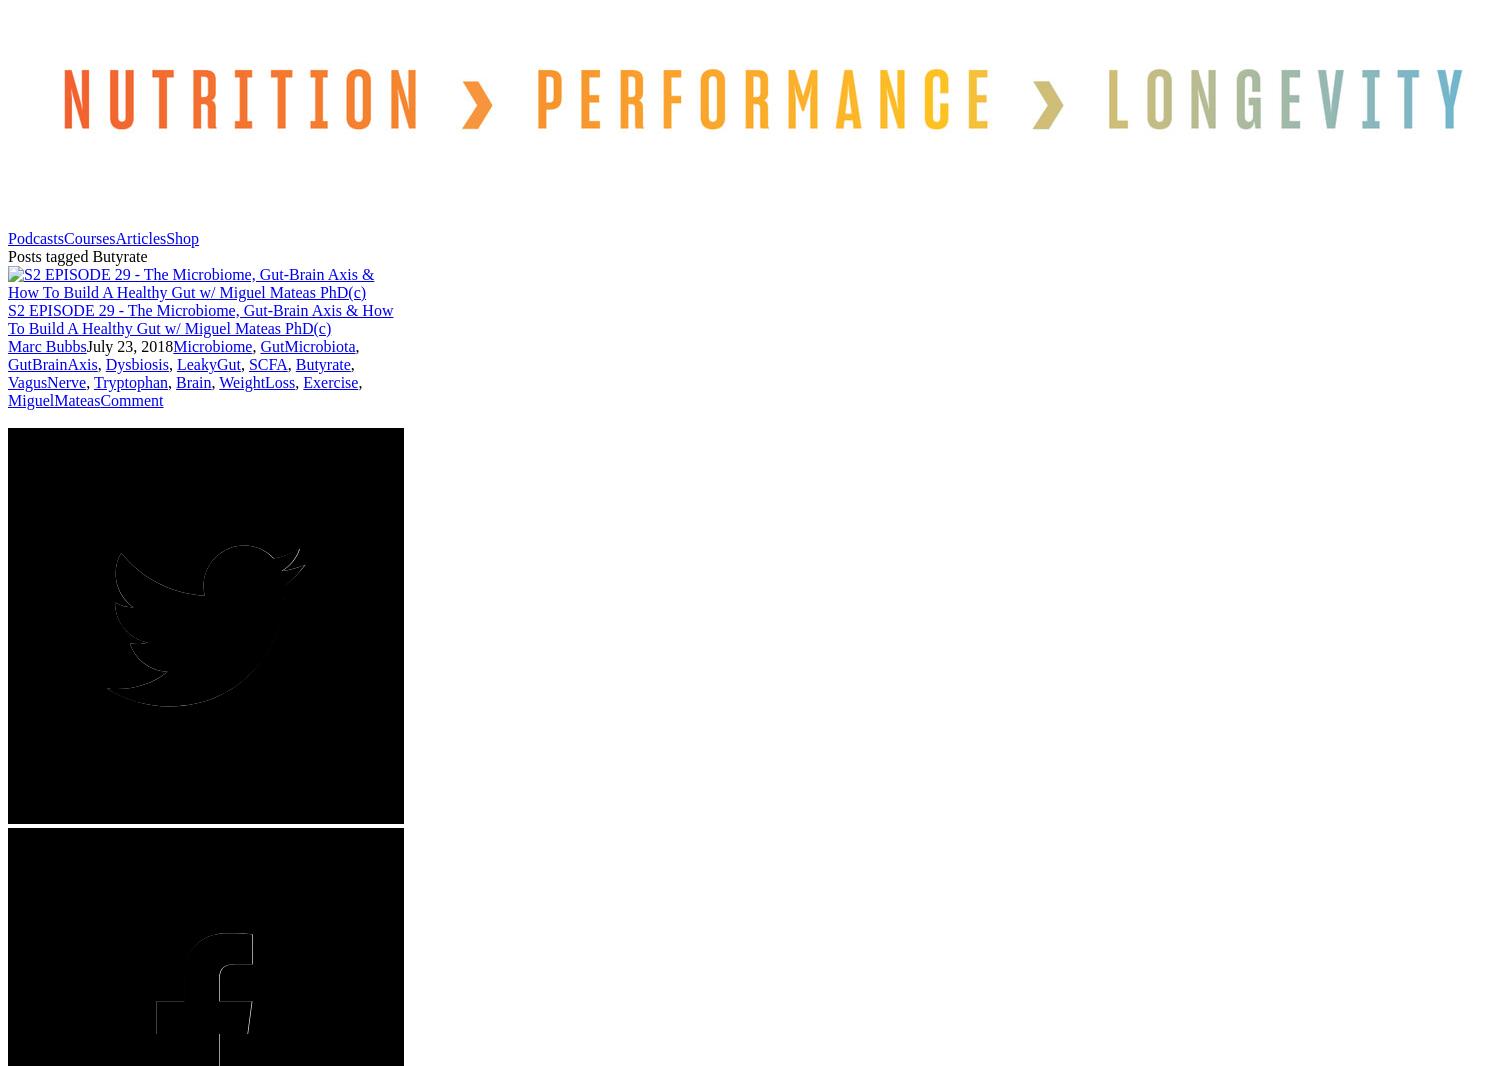 Image resolution: width=1508 pixels, height=1066 pixels. What do you see at coordinates (136, 363) in the screenshot?
I see `'Dysbiosis'` at bounding box center [136, 363].